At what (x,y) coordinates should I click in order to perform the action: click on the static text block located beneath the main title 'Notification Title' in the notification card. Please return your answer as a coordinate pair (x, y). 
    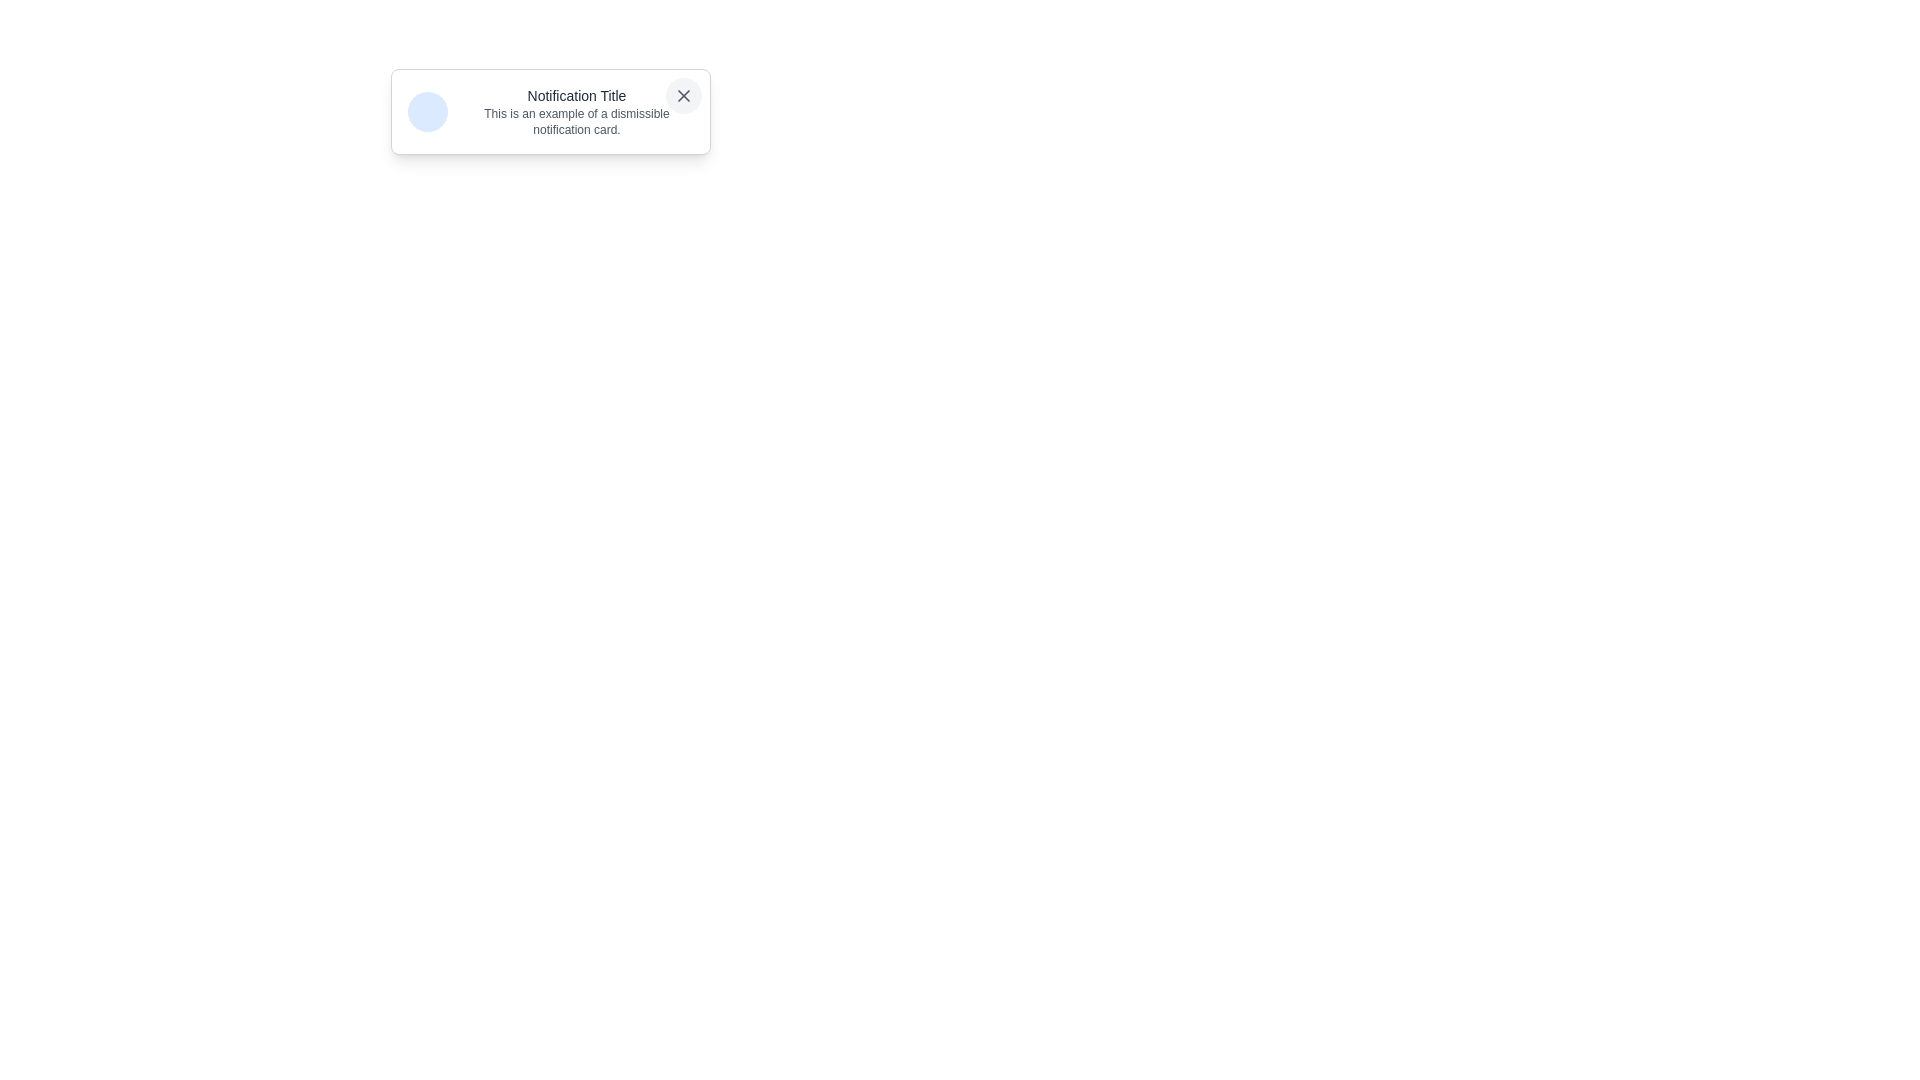
    Looking at the image, I should click on (575, 122).